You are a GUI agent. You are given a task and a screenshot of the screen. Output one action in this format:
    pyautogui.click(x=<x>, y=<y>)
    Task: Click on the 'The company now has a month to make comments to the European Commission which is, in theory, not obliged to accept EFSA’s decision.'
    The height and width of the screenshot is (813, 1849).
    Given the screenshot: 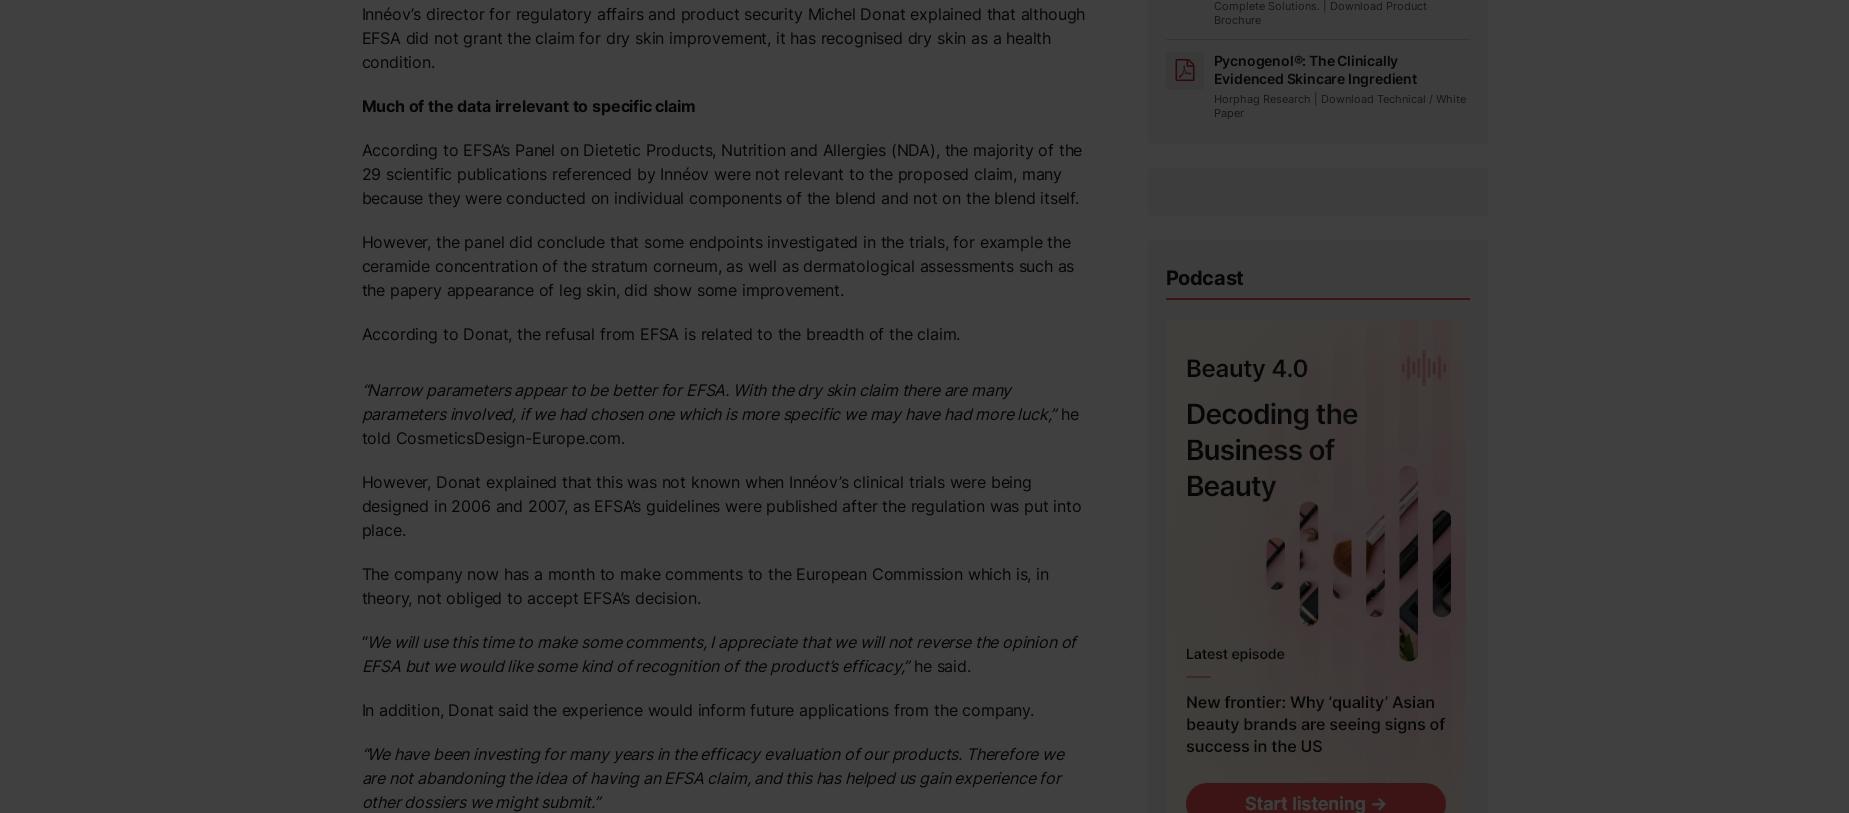 What is the action you would take?
    pyautogui.click(x=359, y=586)
    